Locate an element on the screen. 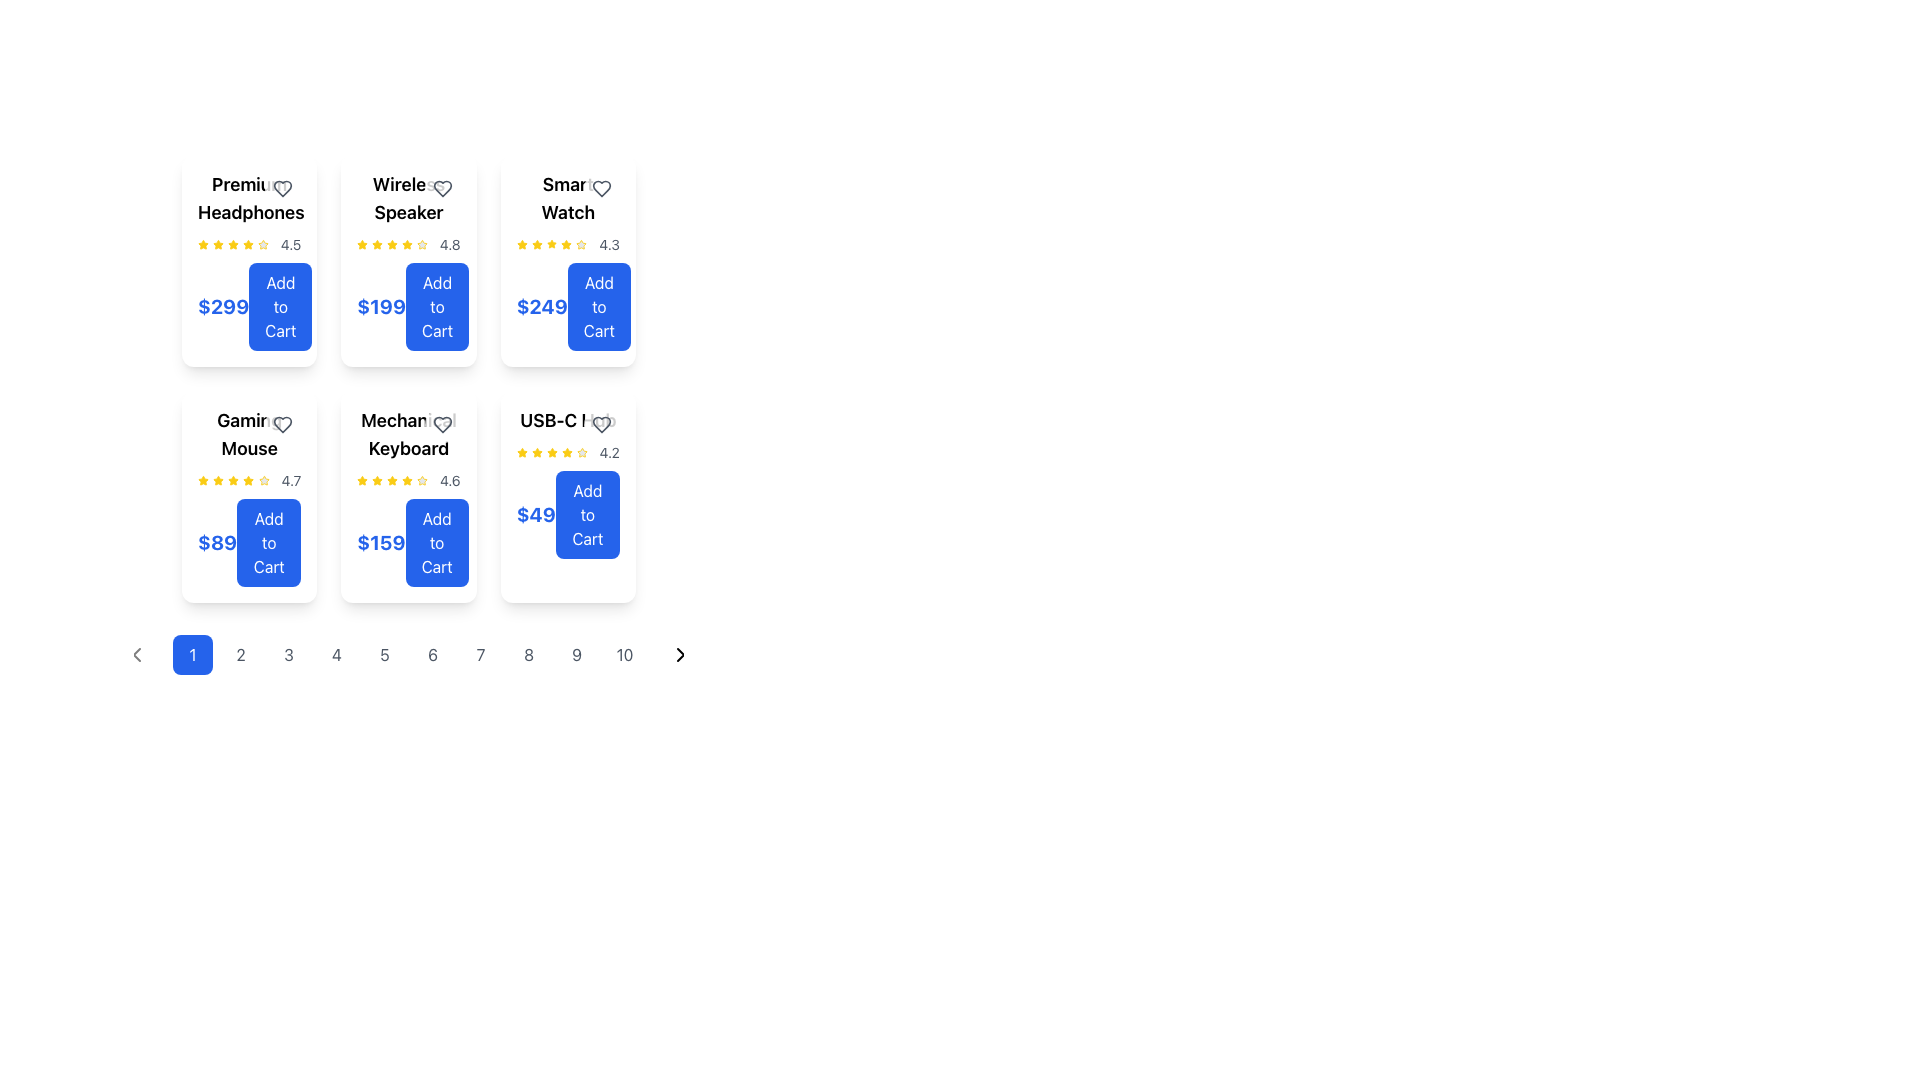 Image resolution: width=1920 pixels, height=1080 pixels. the highlighted star icon in the rating section of the card labeled 'USB-C H' is located at coordinates (566, 452).